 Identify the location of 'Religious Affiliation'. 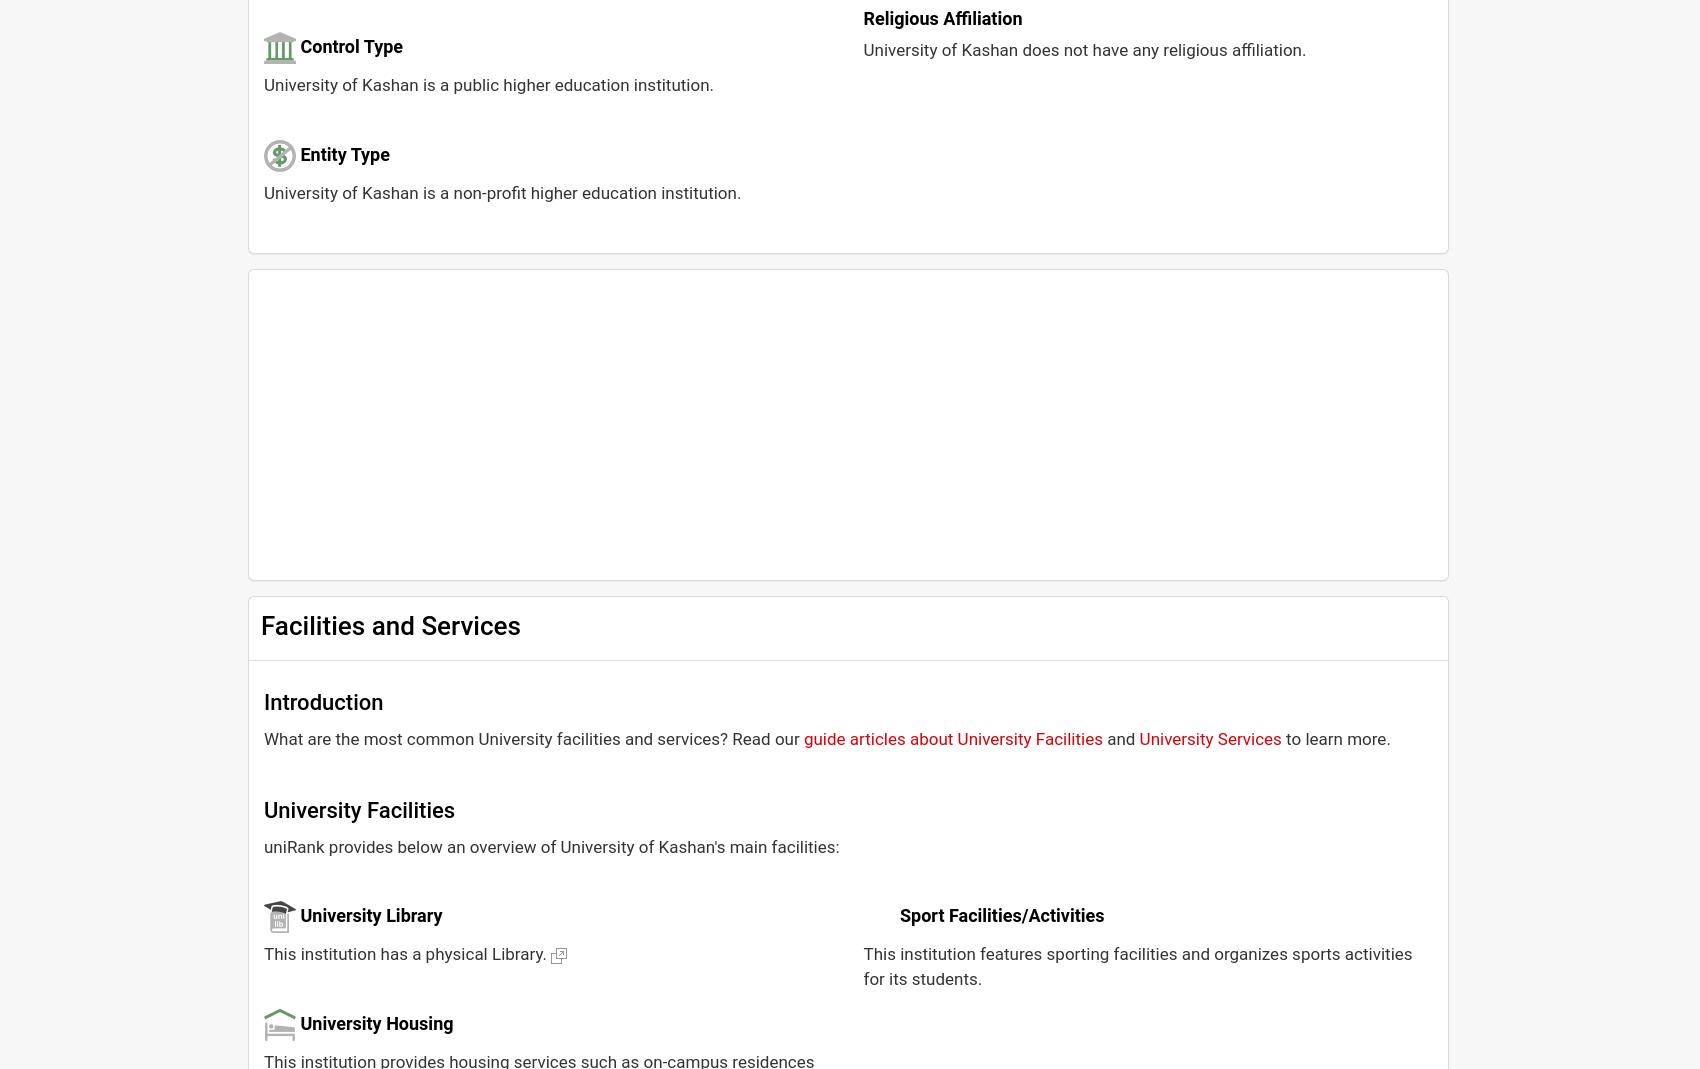
(942, 16).